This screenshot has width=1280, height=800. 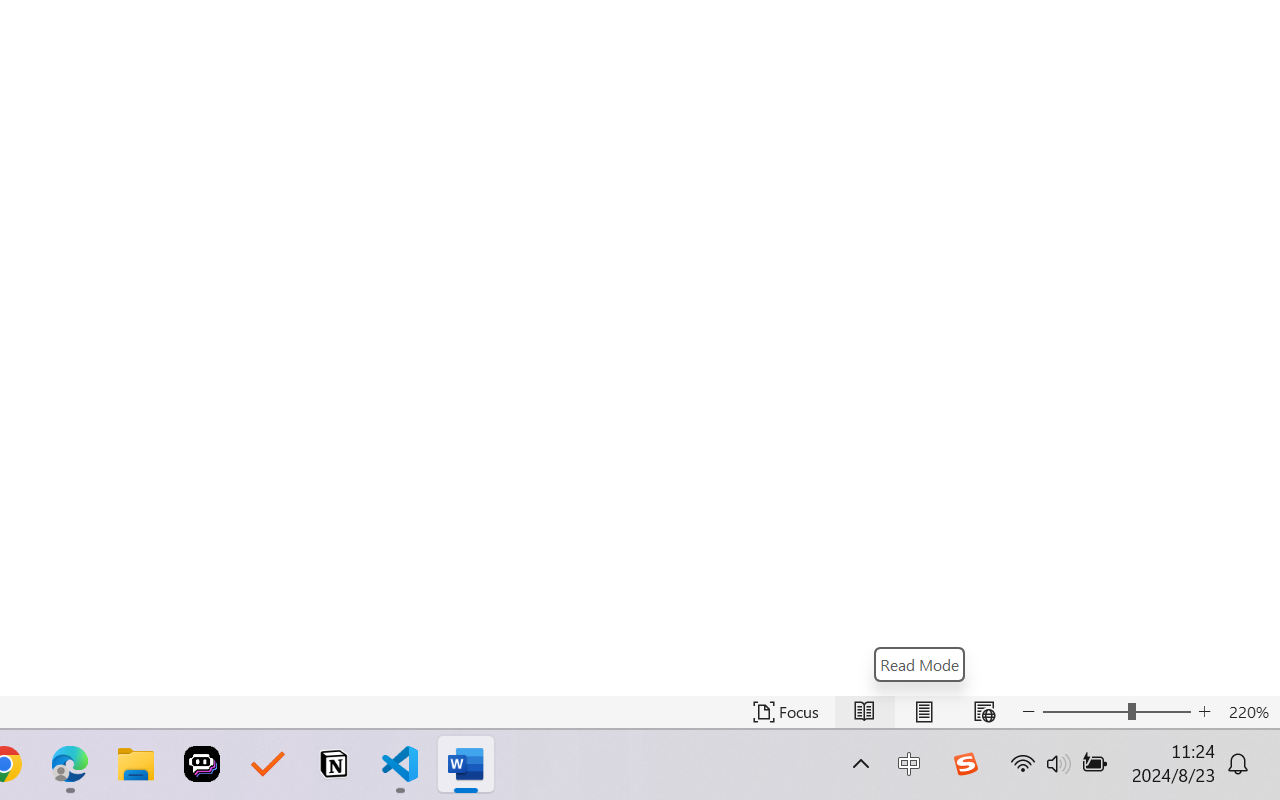 What do you see at coordinates (1204, 711) in the screenshot?
I see `'Increase Text Size'` at bounding box center [1204, 711].